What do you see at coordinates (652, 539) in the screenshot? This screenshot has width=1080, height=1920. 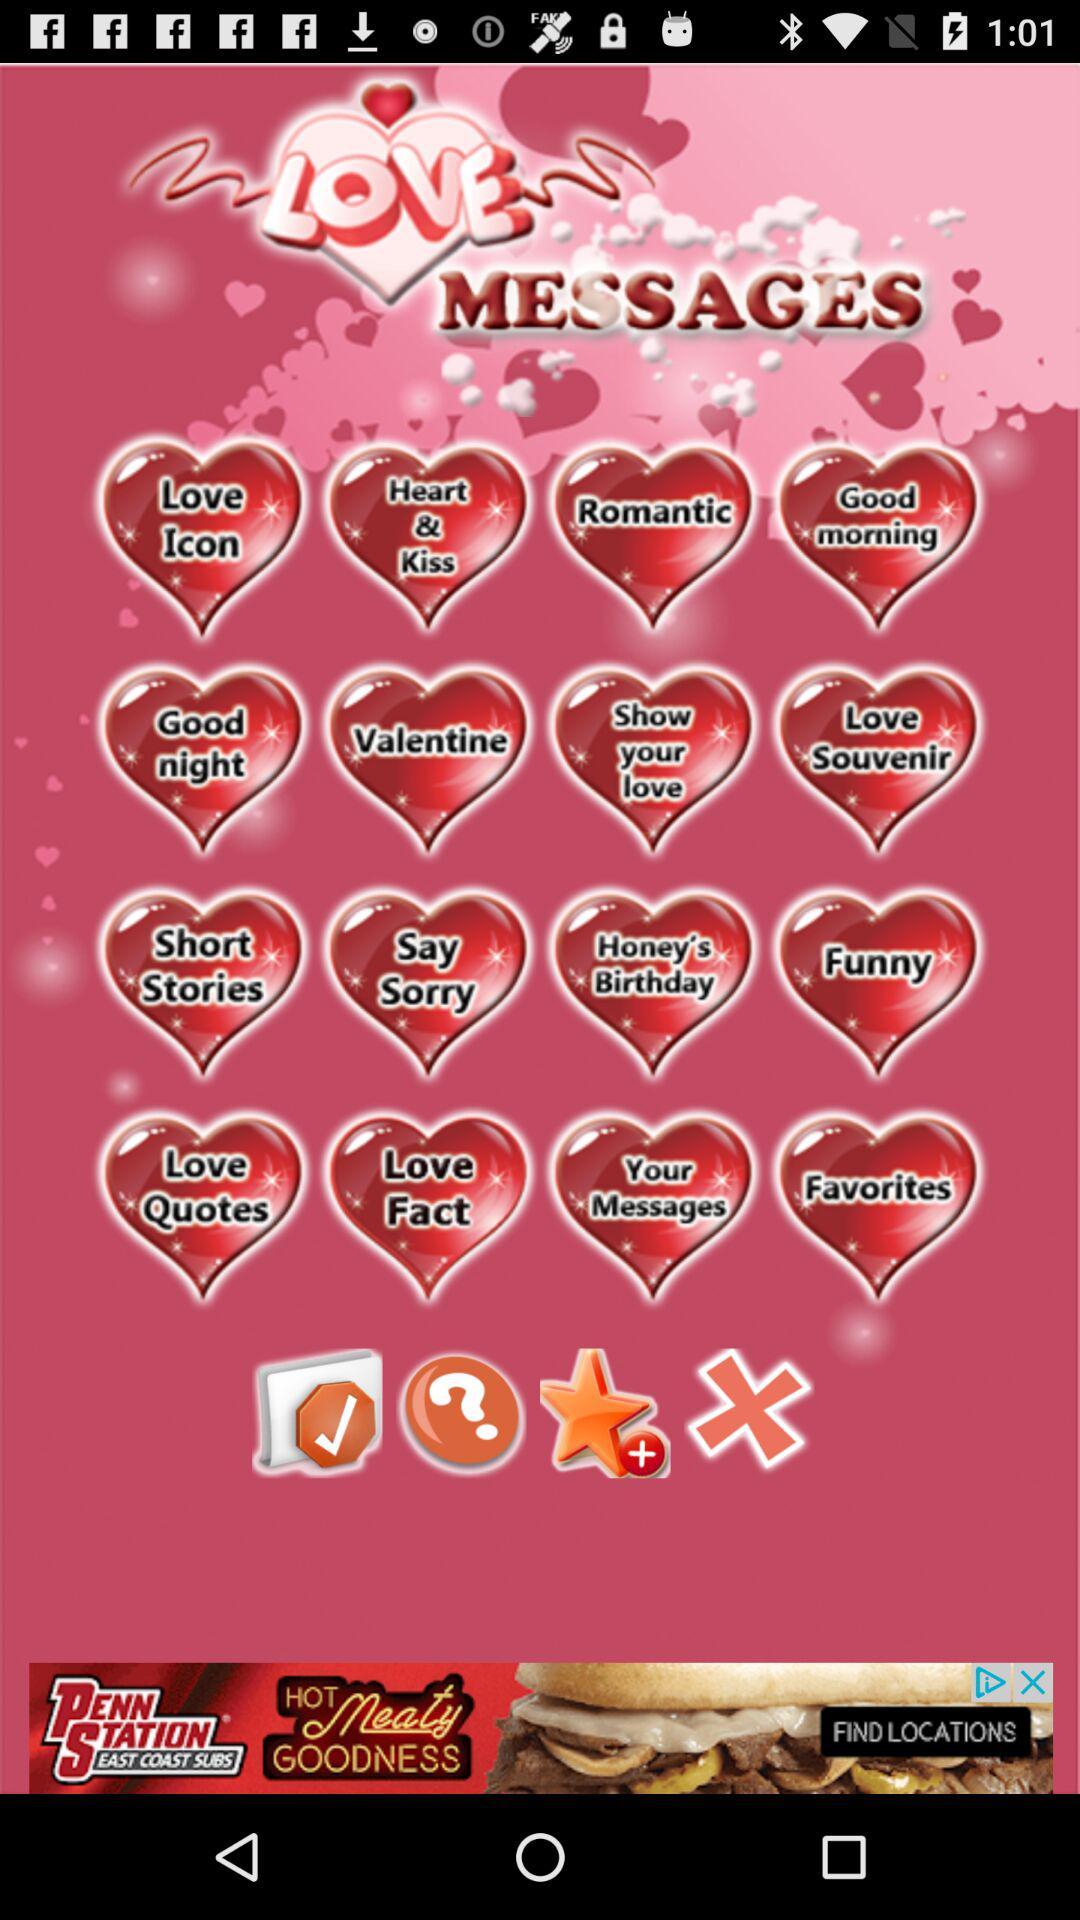 I see `romantic` at bounding box center [652, 539].